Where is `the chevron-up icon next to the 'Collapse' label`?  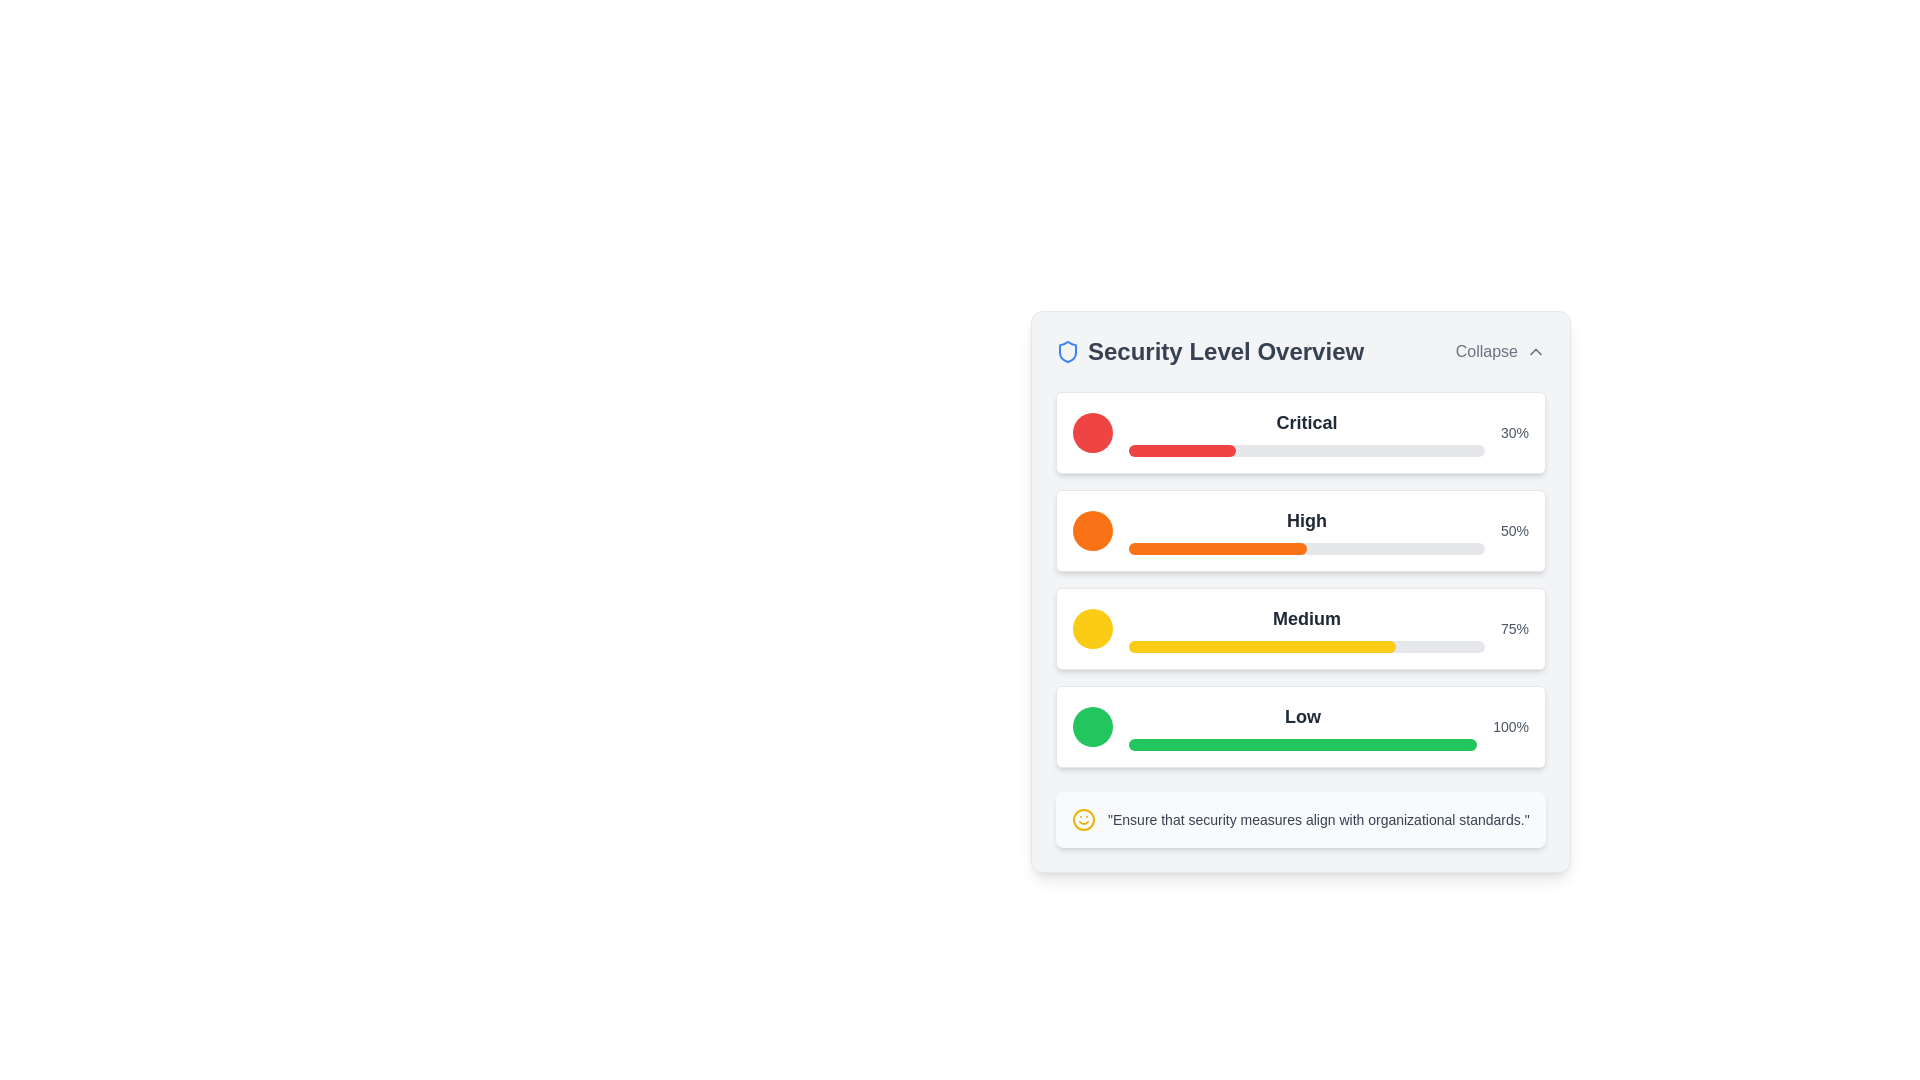
the chevron-up icon next to the 'Collapse' label is located at coordinates (1535, 350).